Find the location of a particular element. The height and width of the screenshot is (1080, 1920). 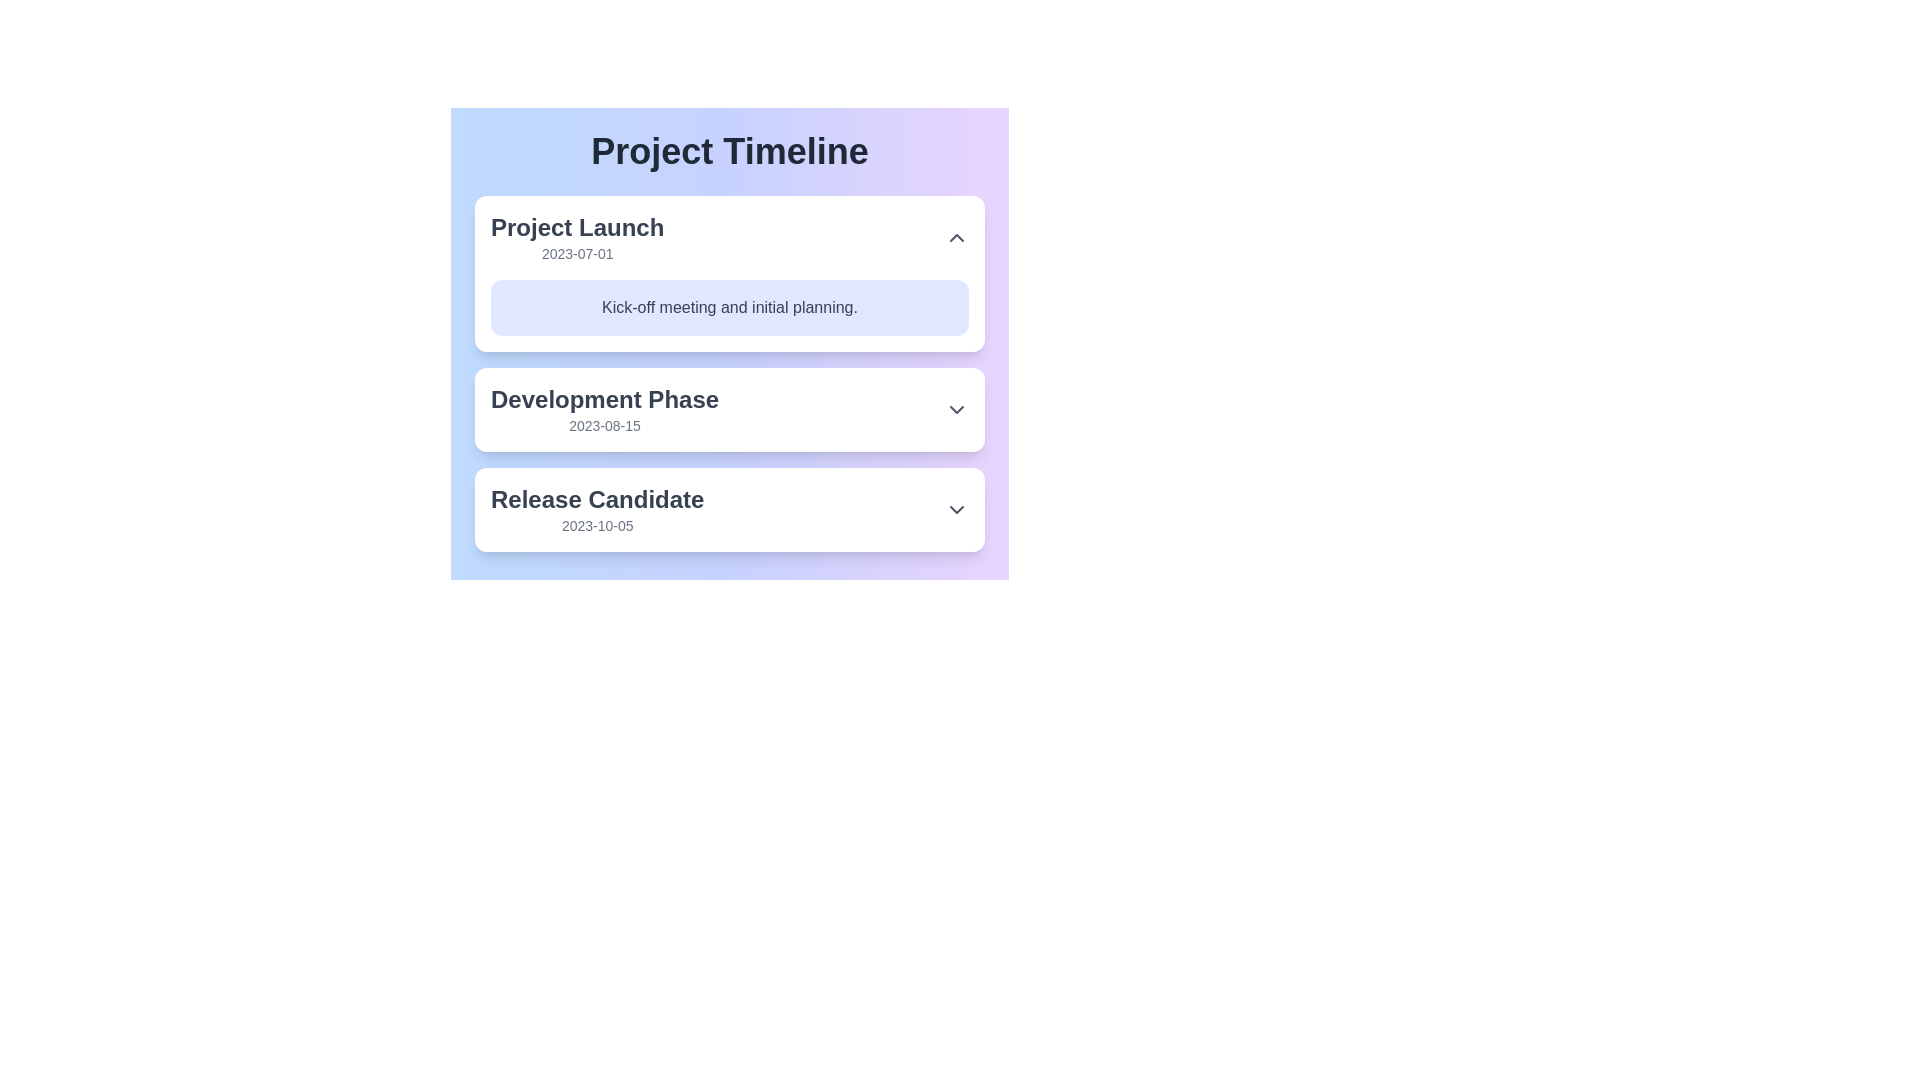

date displayed on the Text Label located at the bottom of the 'Project Timeline' interface, which provides information related to the 'Release Candidate' milestone is located at coordinates (596, 524).